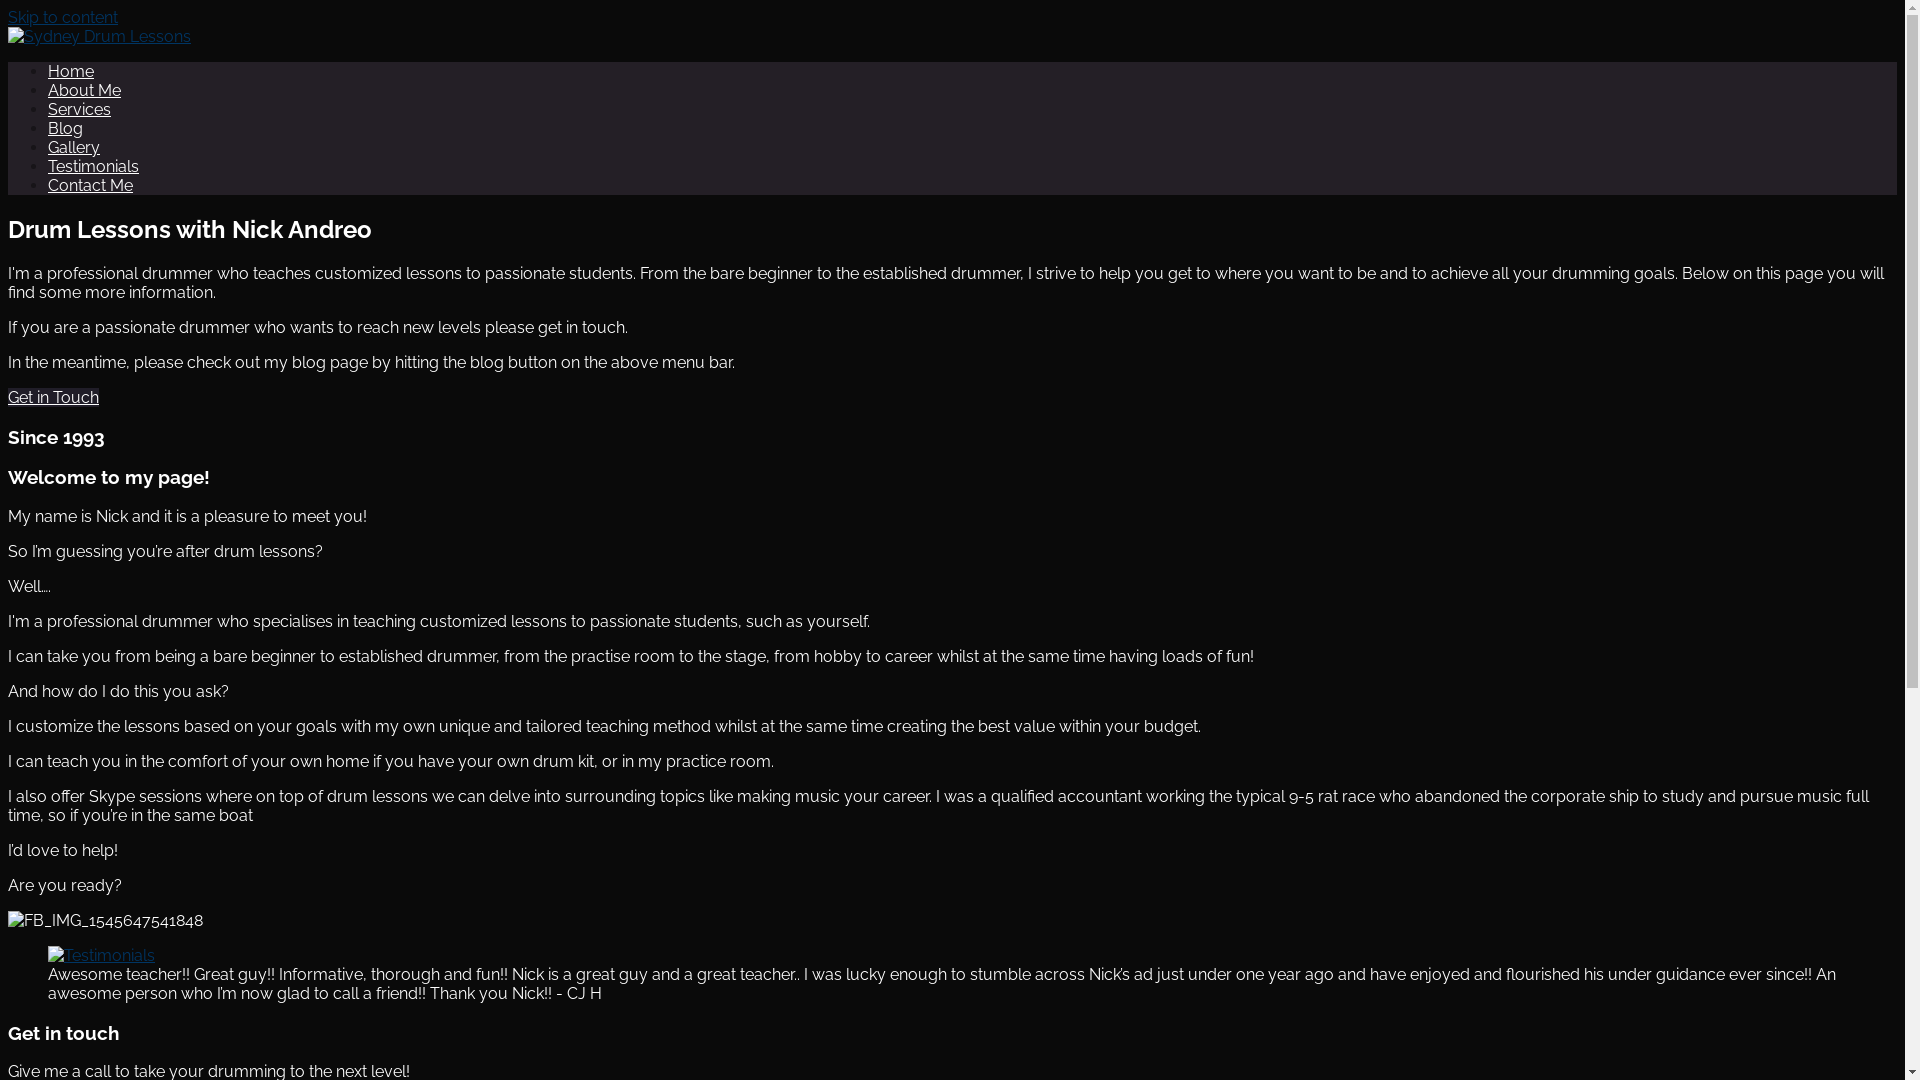 This screenshot has height=1080, width=1920. I want to click on 'Skip to content', so click(8, 17).